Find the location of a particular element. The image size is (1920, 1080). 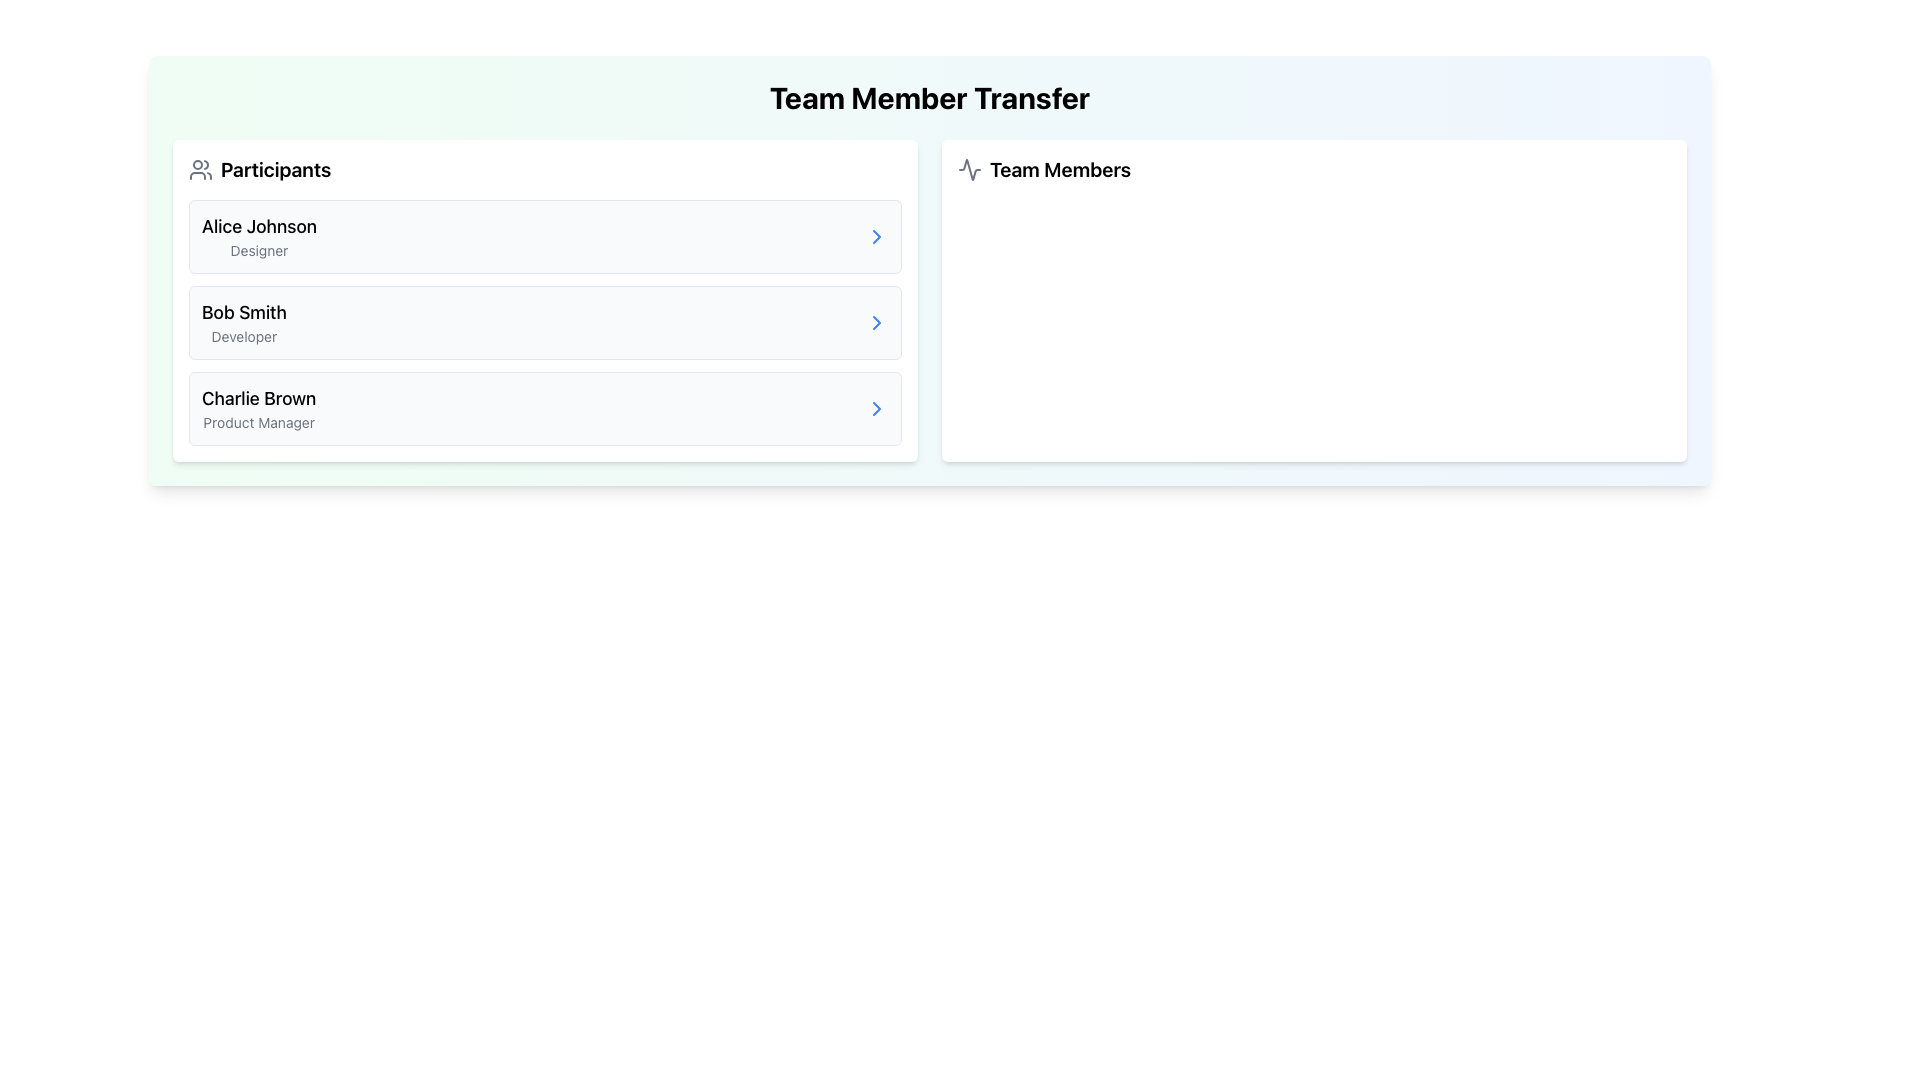

the text label displaying 'Product Manager', located in the 'Participants' section beneath 'Charlie Brown' is located at coordinates (258, 422).